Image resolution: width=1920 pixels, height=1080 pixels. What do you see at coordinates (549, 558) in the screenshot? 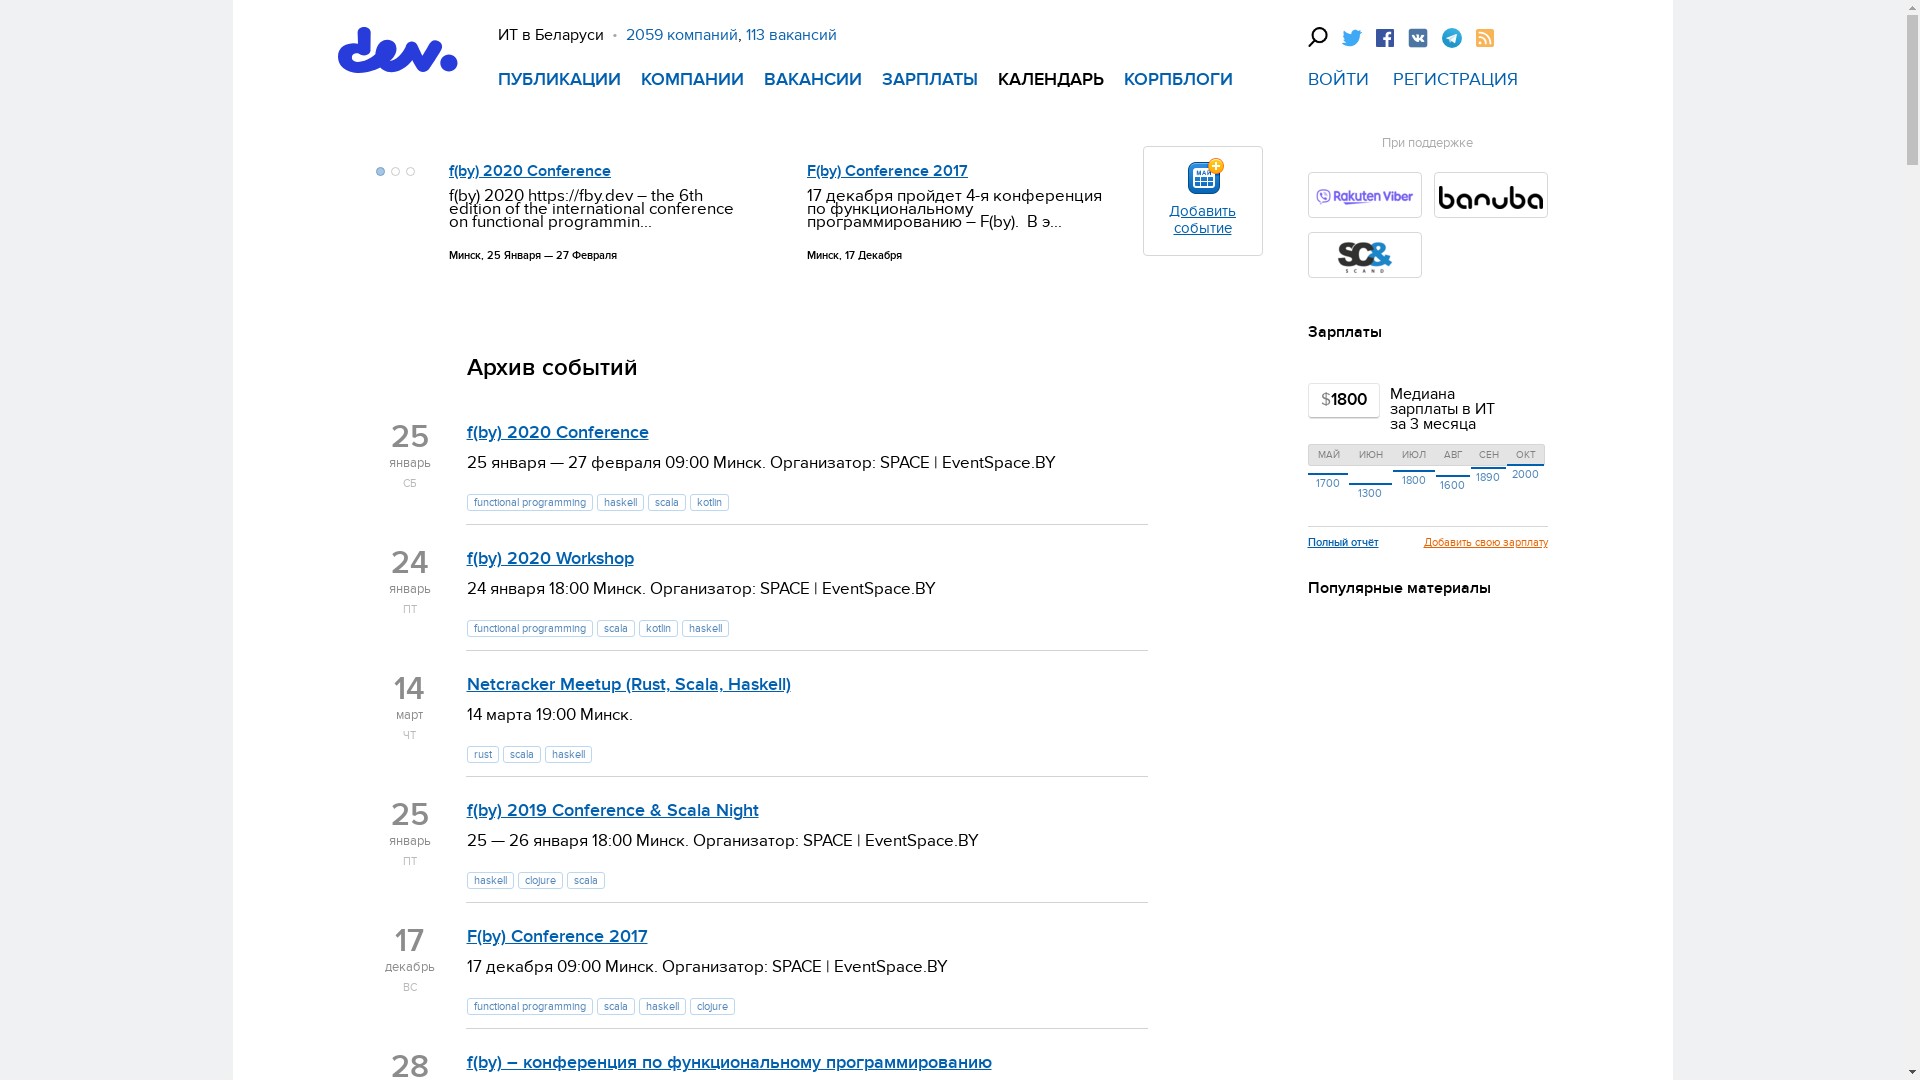
I see `'f(by) 2020 Workshop'` at bounding box center [549, 558].